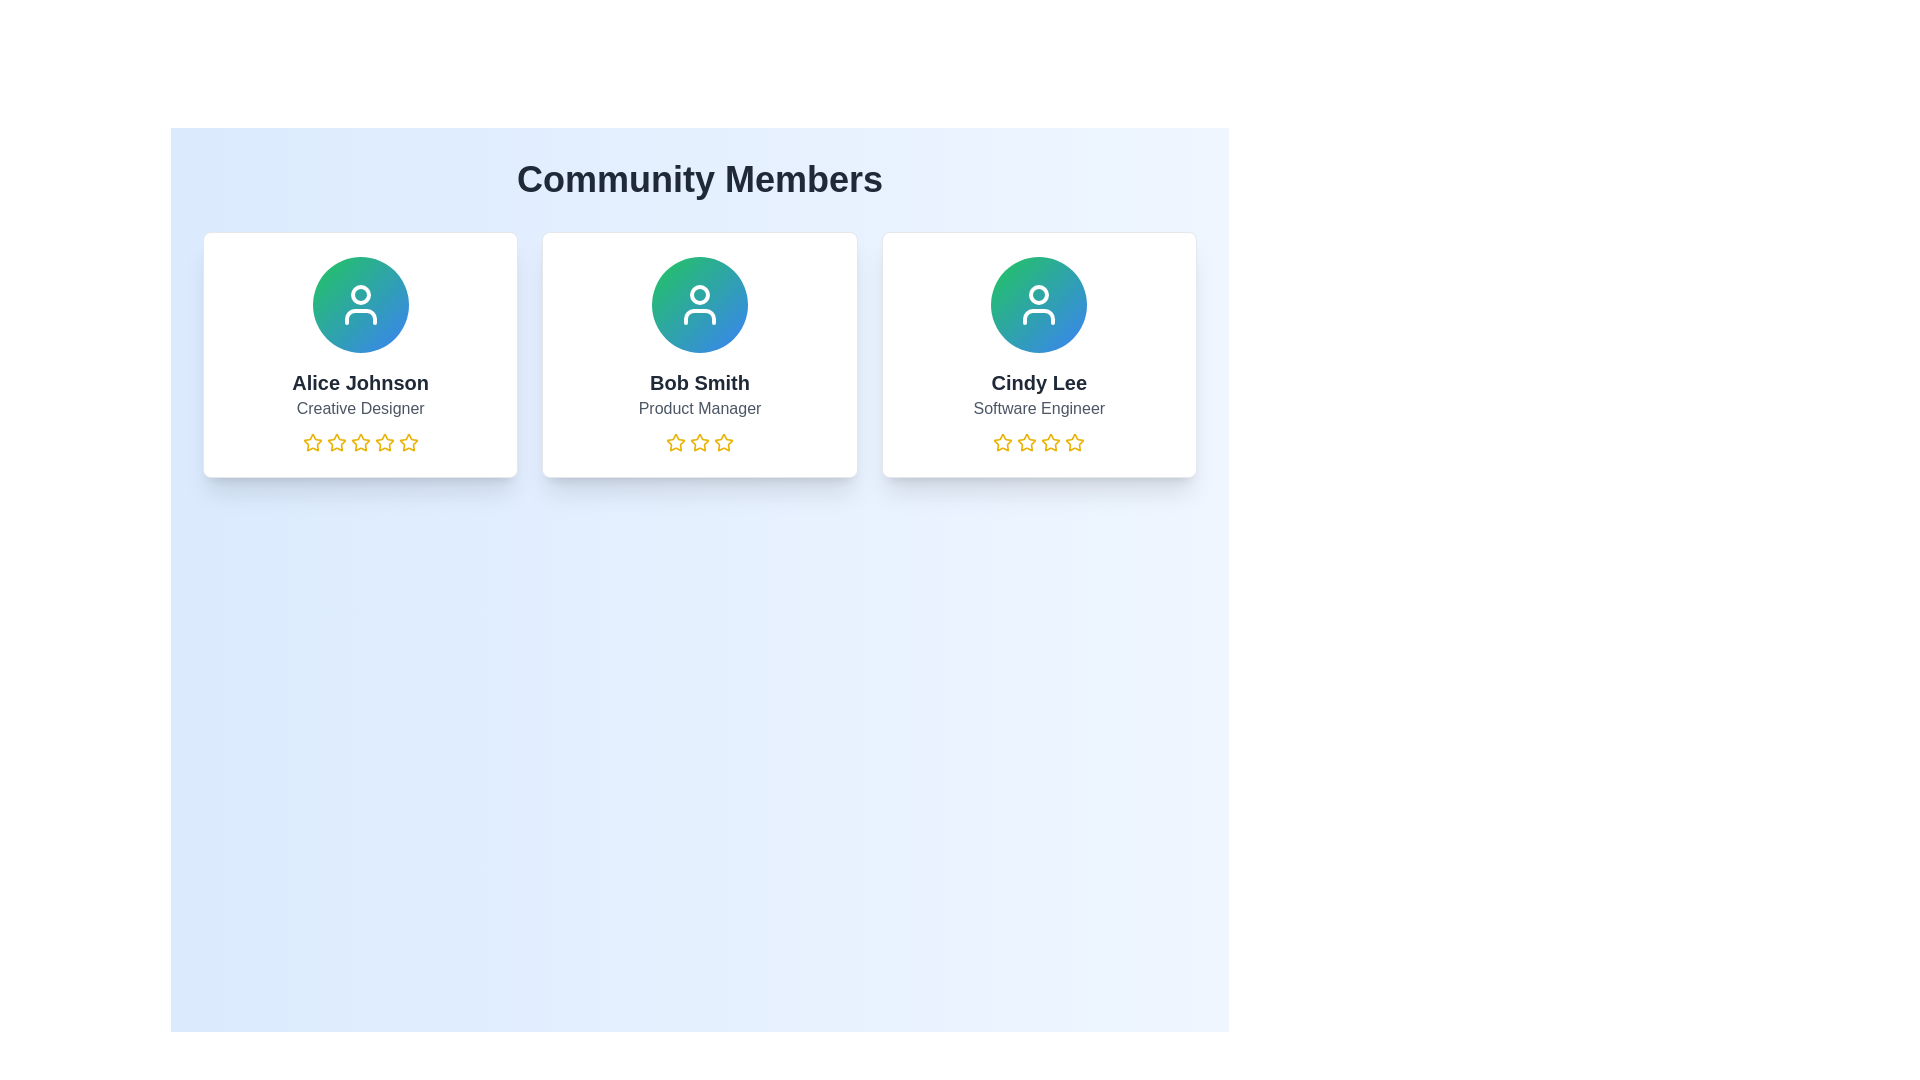  Describe the element at coordinates (1050, 441) in the screenshot. I see `the fourth star in the five-star rating system associated with Cindy Lee, Software Engineer, as an indicator of rating` at that location.